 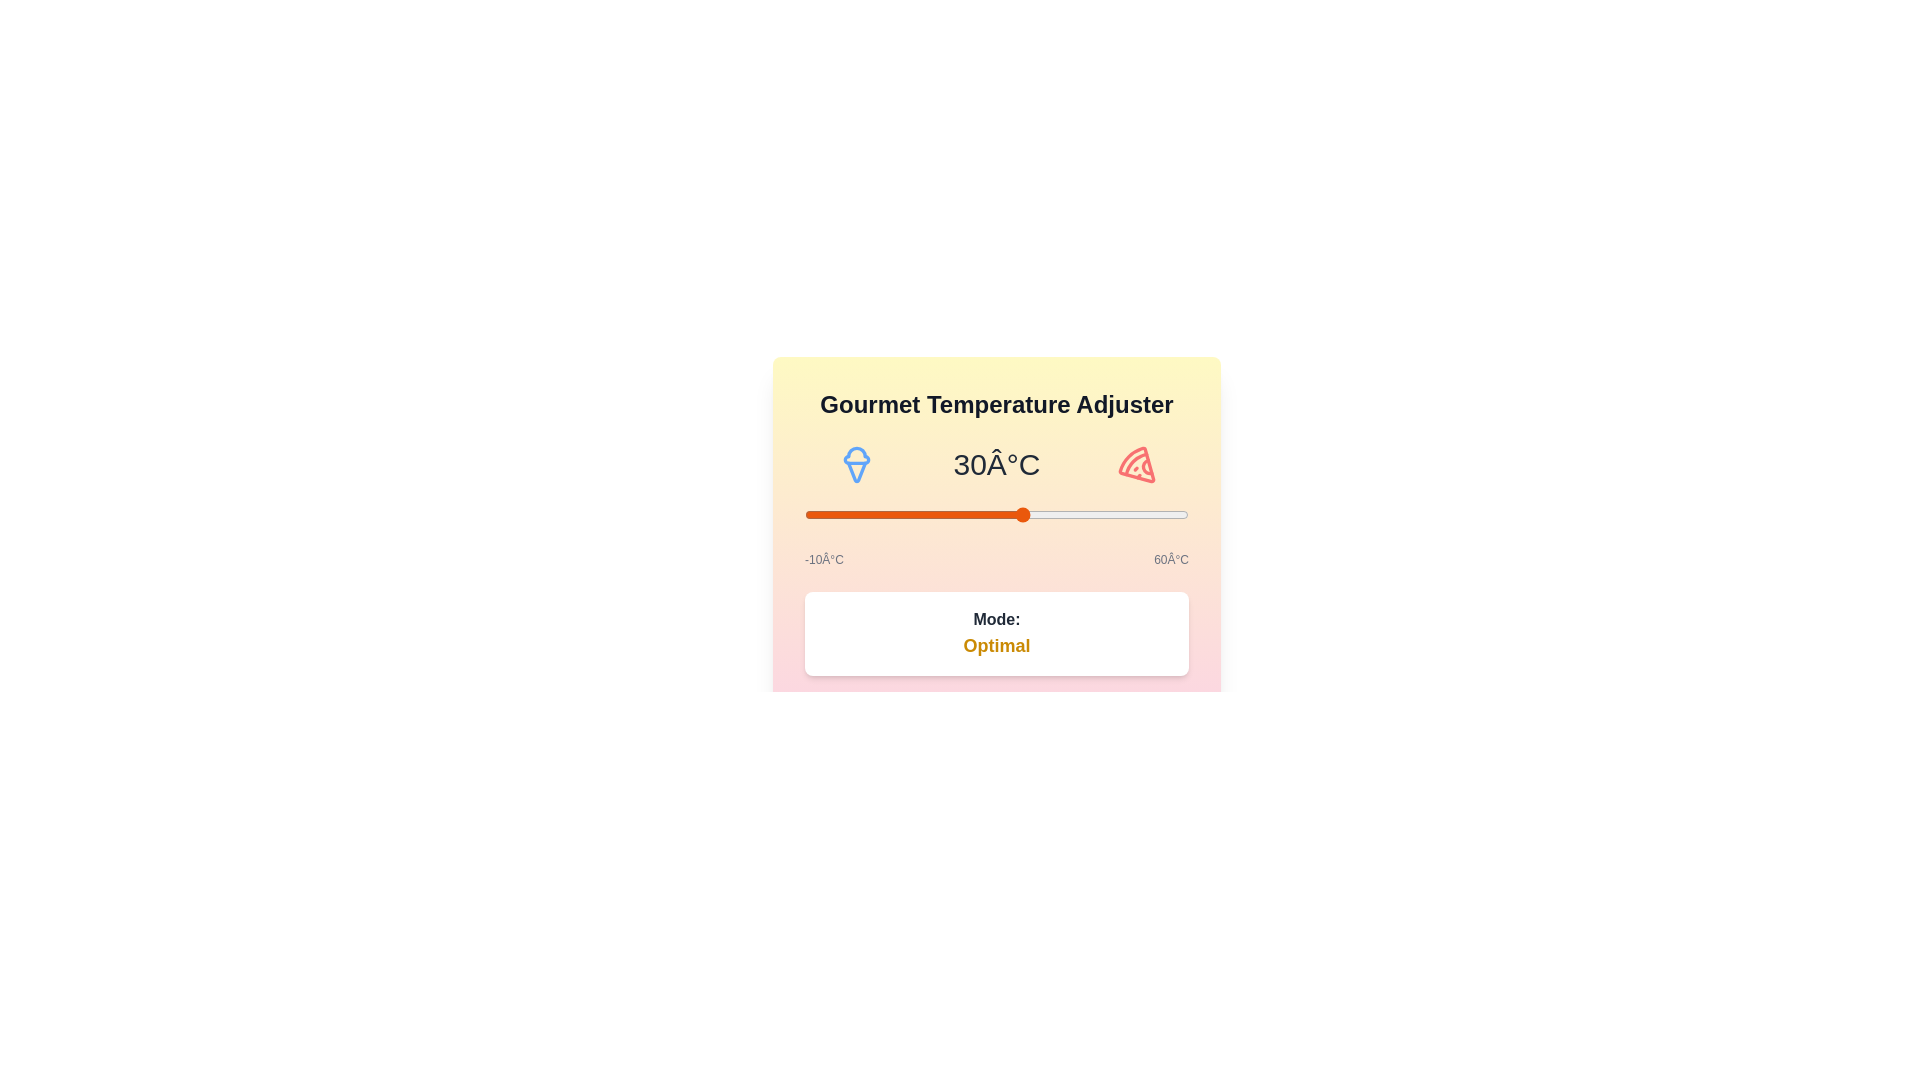 What do you see at coordinates (880, 514) in the screenshot?
I see `the temperature to 4°C using the slider` at bounding box center [880, 514].